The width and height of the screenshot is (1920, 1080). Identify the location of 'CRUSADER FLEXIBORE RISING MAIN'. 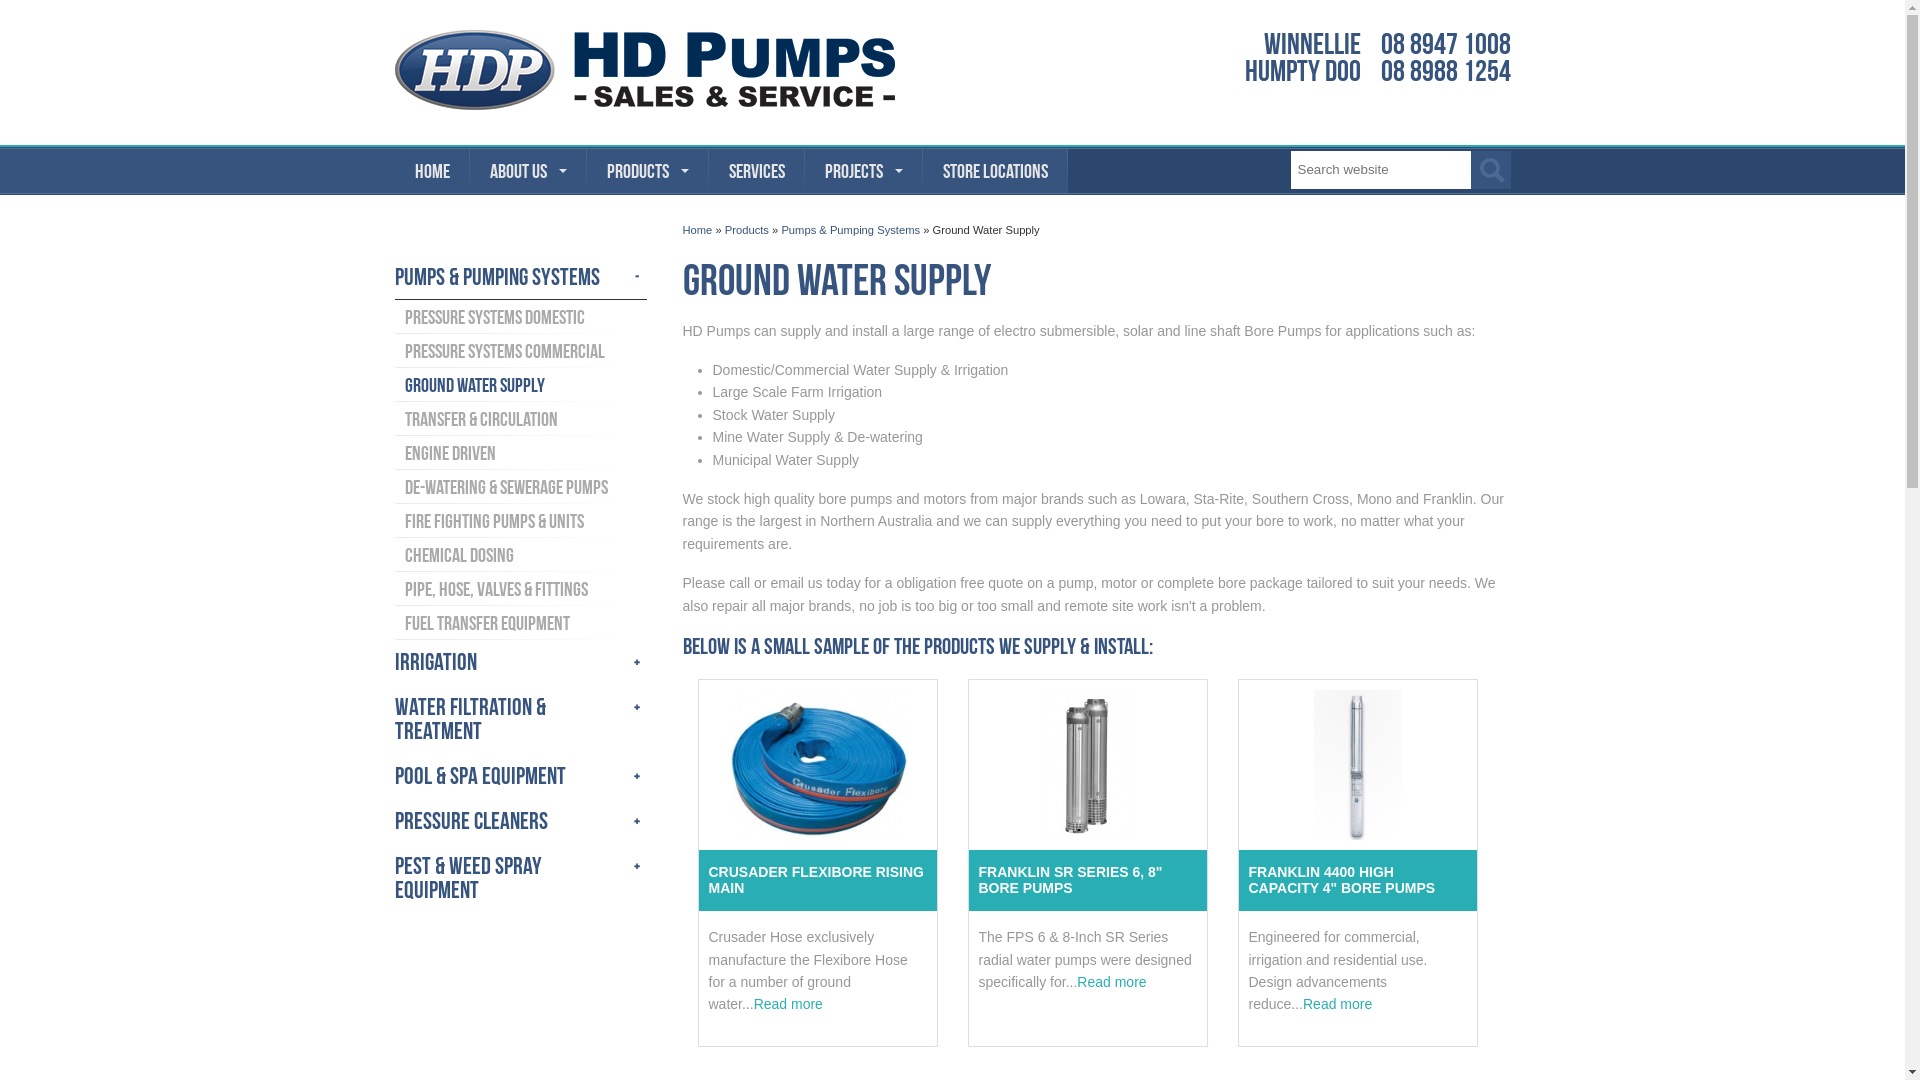
(697, 879).